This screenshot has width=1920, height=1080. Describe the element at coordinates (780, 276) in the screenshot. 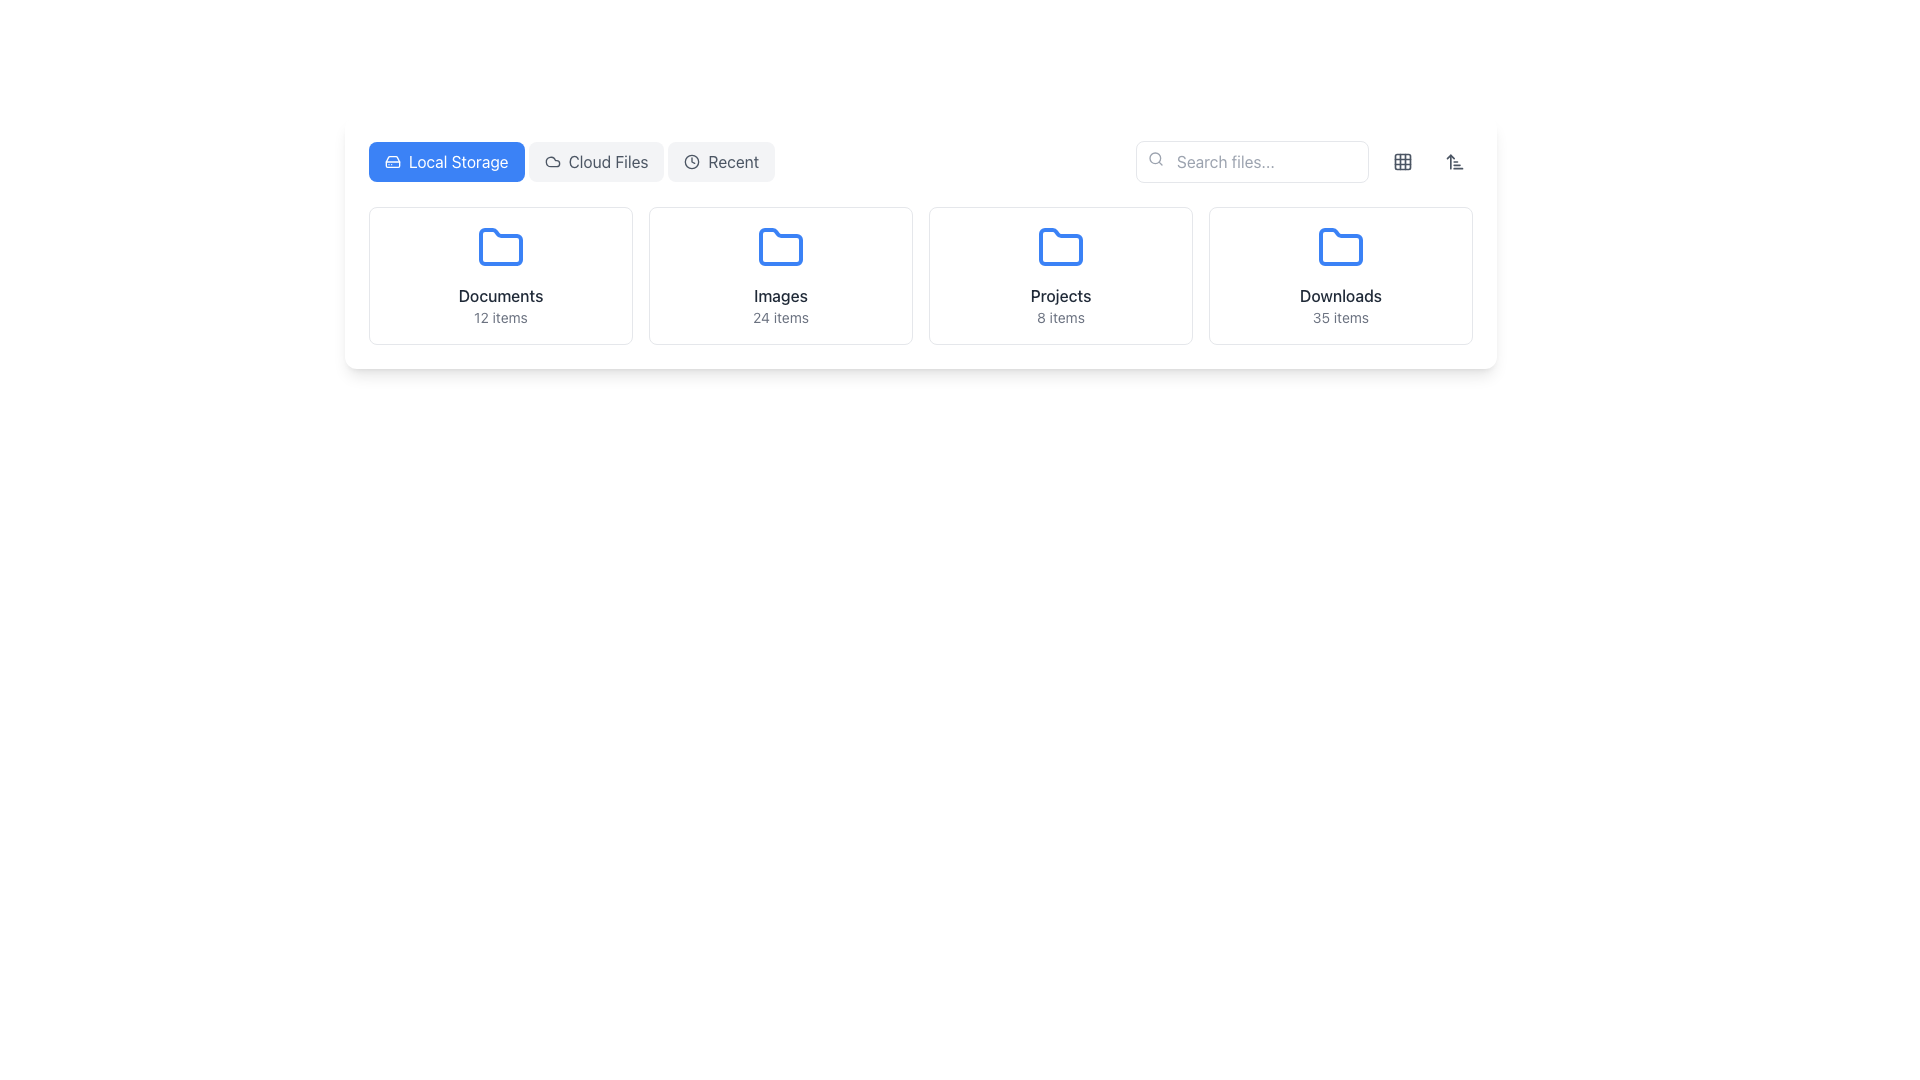

I see `the 'Images' folder card, which features a blue folder icon and the text 'Images' in bold` at that location.